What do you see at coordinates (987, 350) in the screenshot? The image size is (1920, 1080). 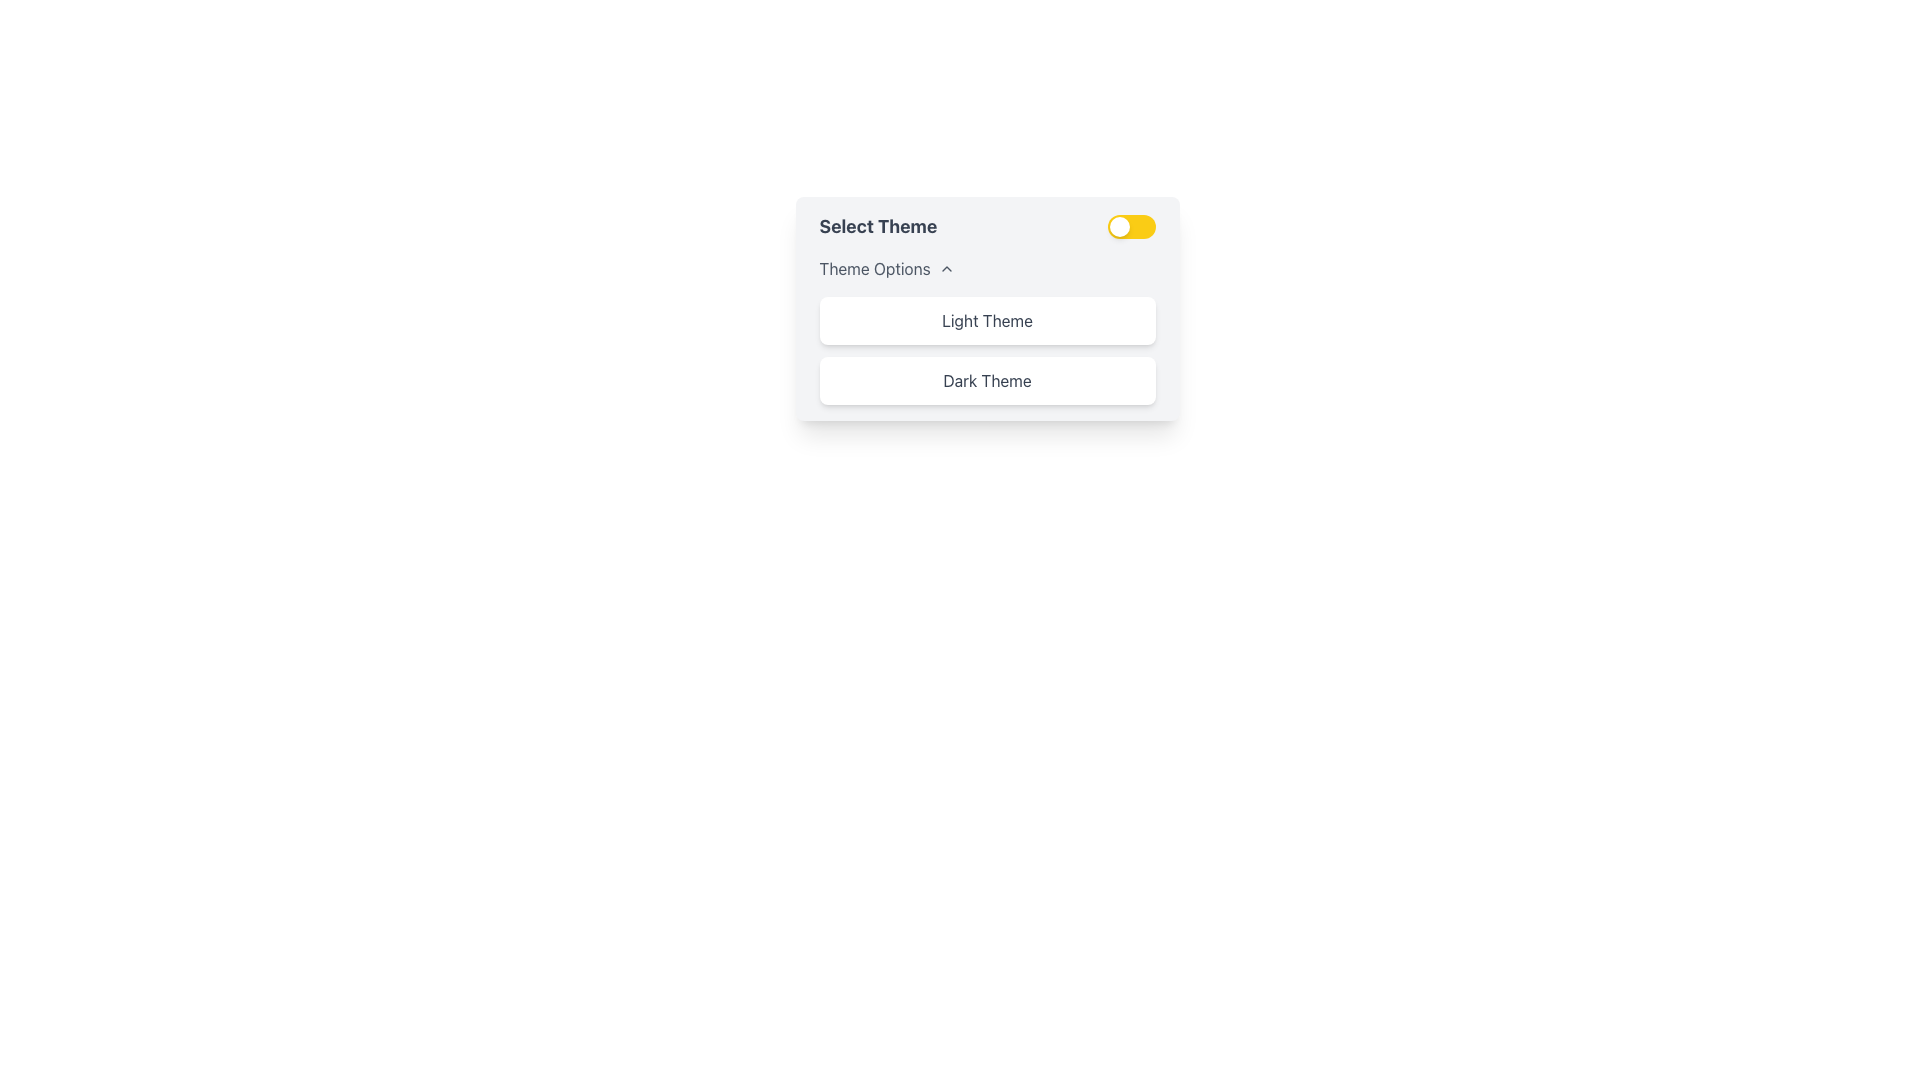 I see `the Option Group element located beneath the 'Theme Options' label in the 'Select Theme' section, which allows the user` at bounding box center [987, 350].